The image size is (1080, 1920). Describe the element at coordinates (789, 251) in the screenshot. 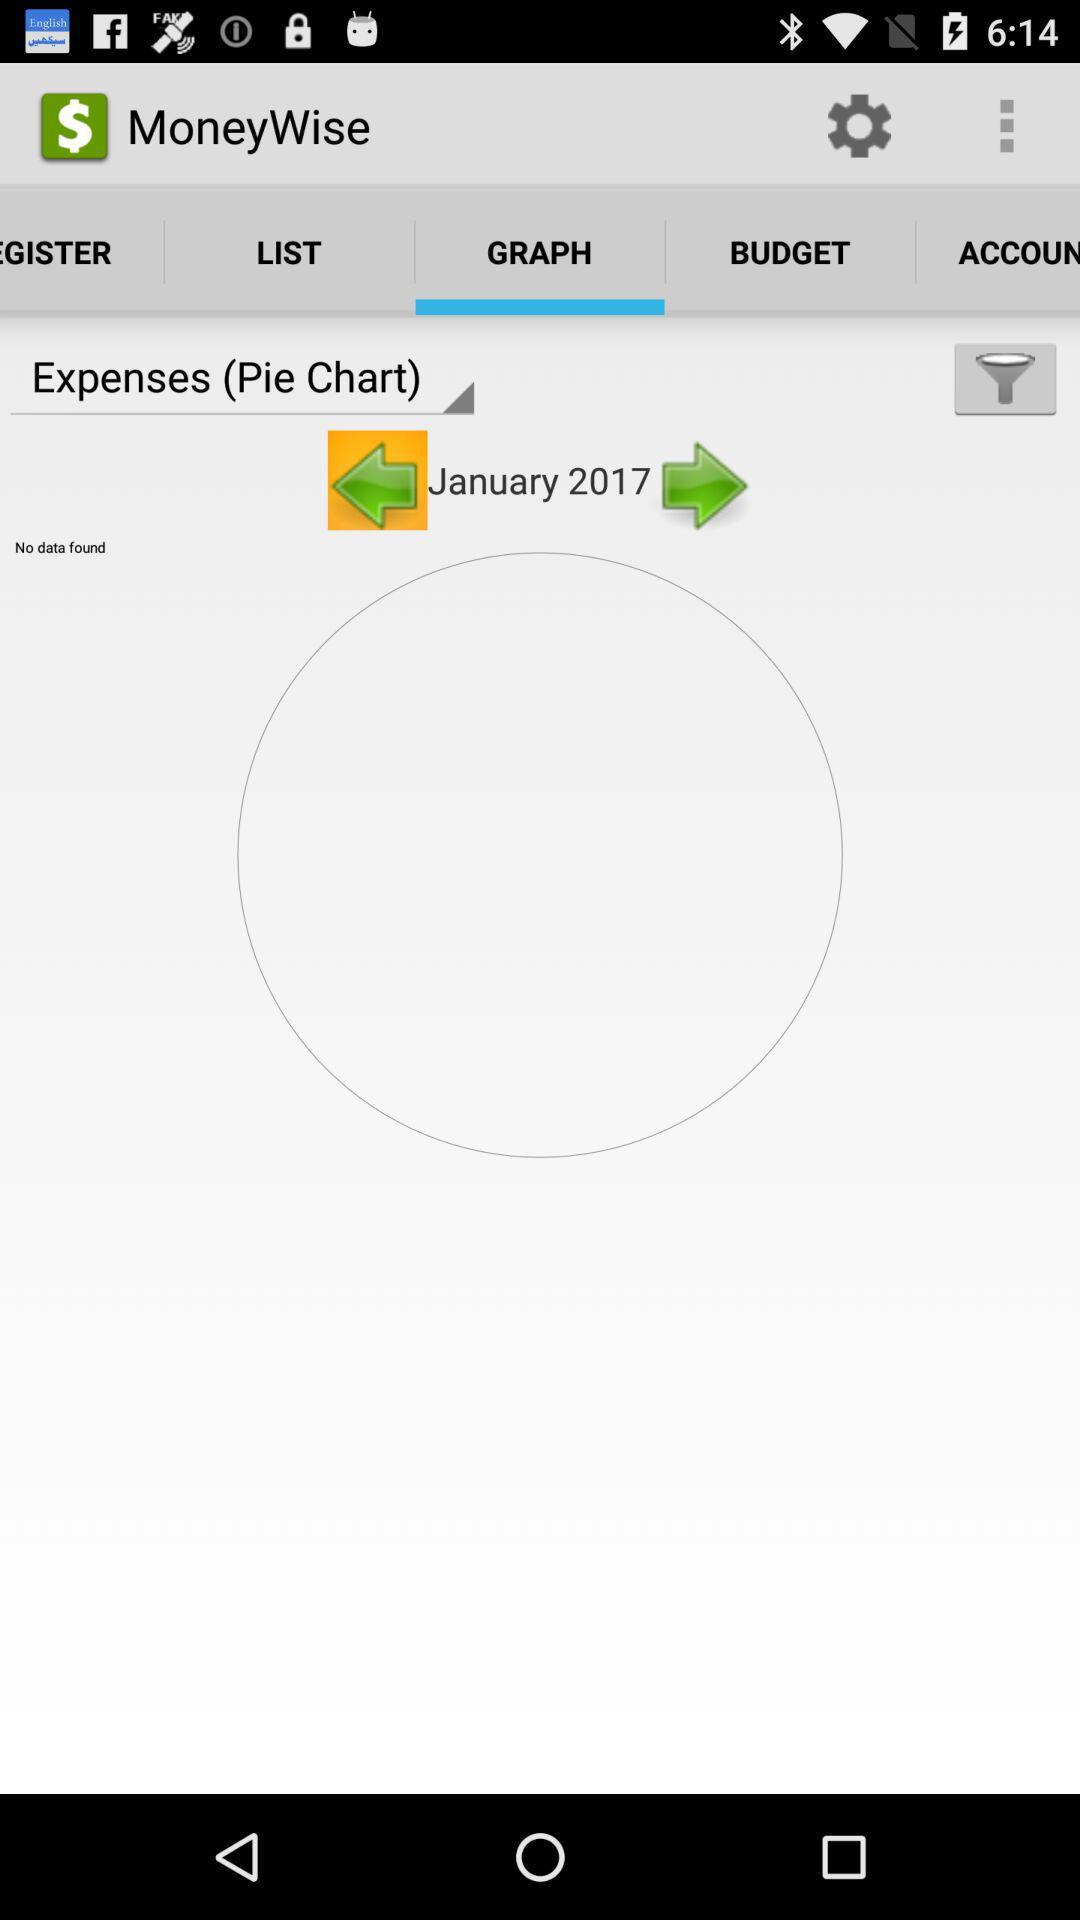

I see `the text which is to the right side of the graph` at that location.